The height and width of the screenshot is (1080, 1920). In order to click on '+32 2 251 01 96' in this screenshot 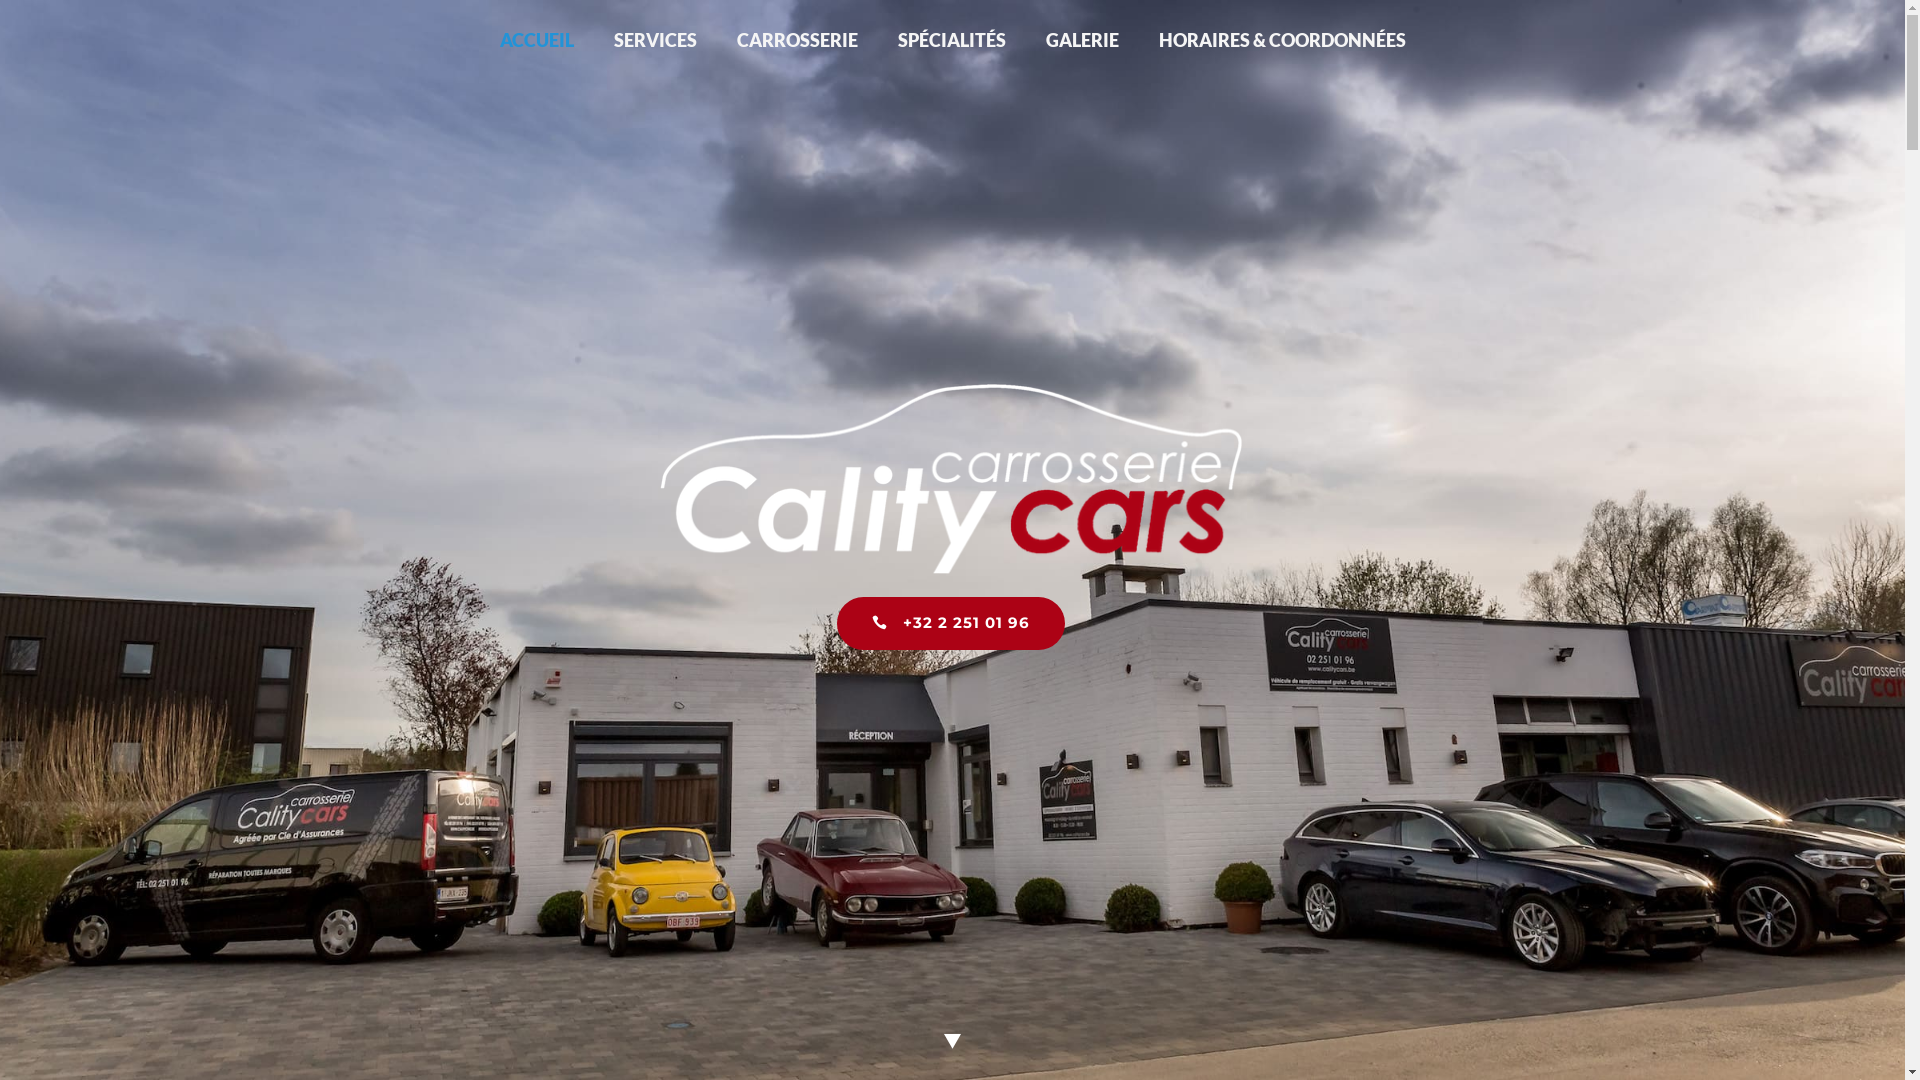, I will do `click(949, 623)`.